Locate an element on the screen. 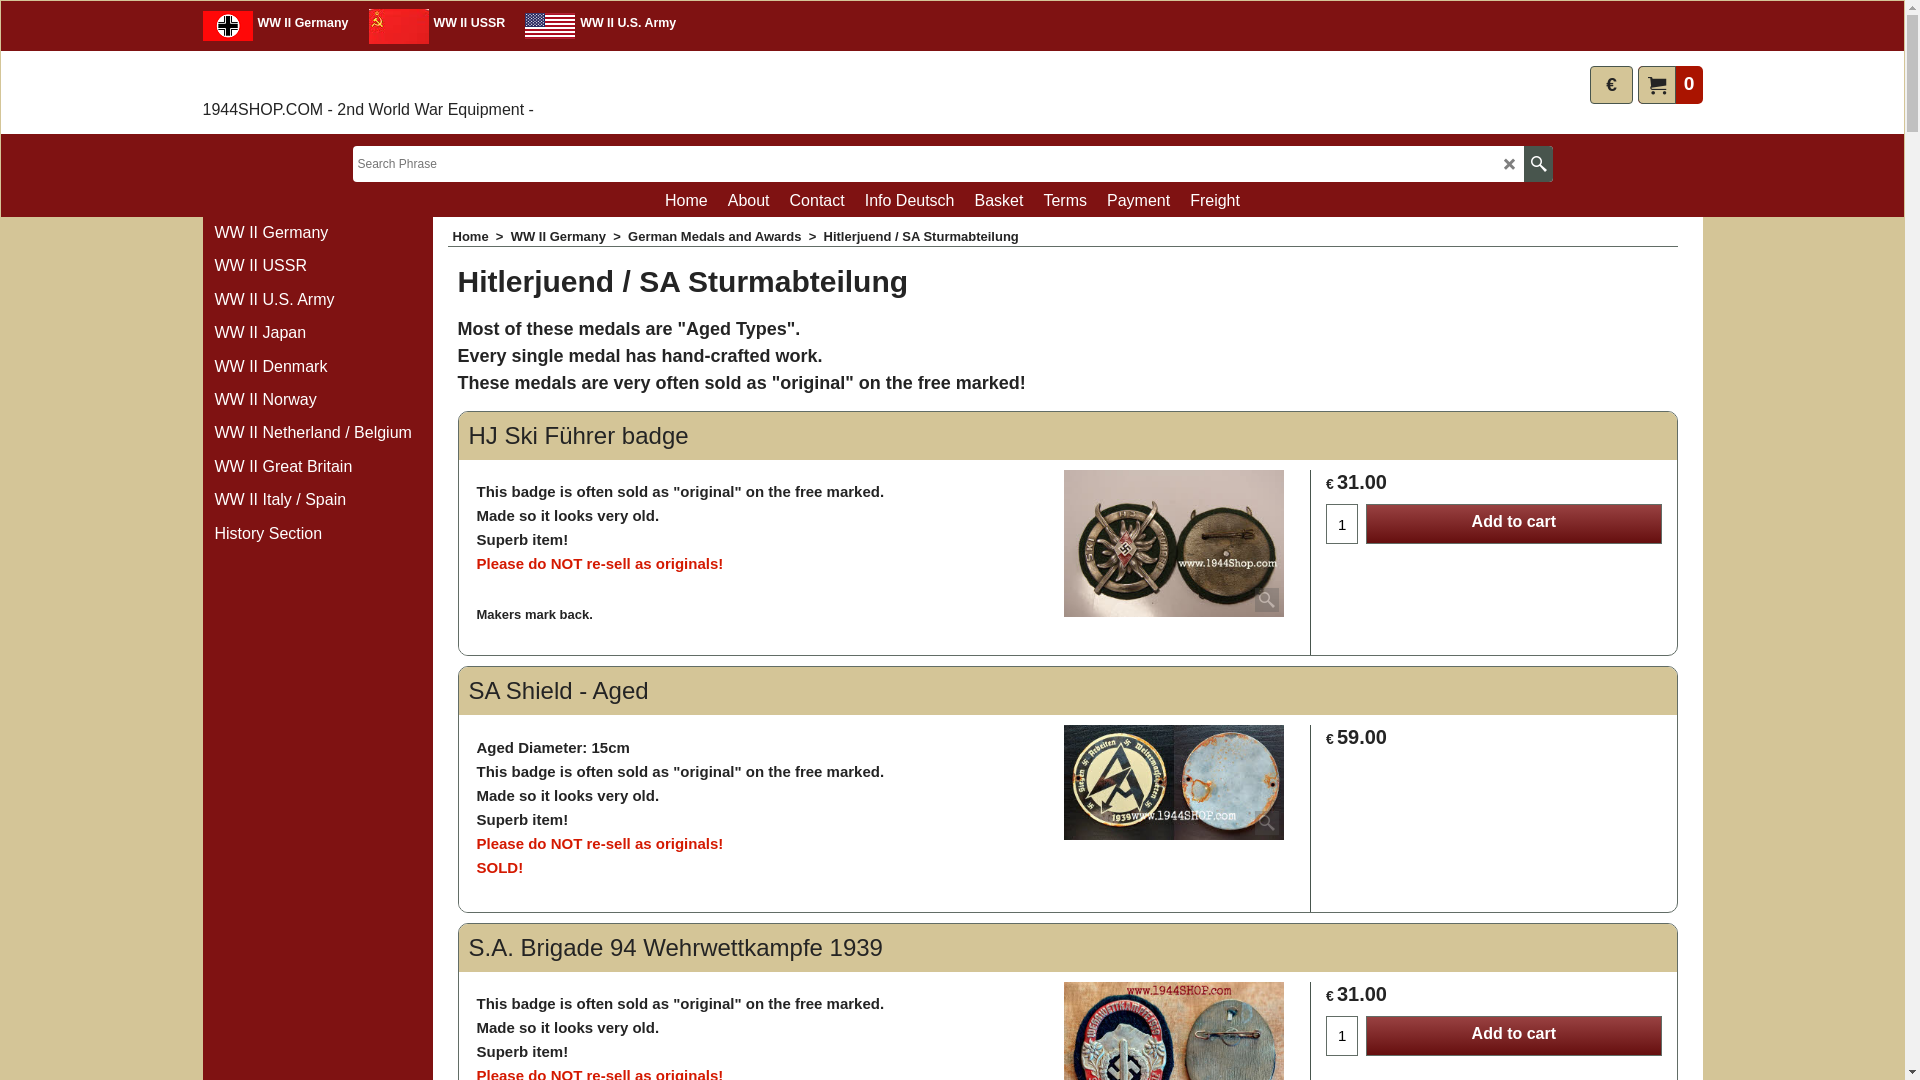 This screenshot has width=1920, height=1080. 'WW II Norway' is located at coordinates (211, 400).